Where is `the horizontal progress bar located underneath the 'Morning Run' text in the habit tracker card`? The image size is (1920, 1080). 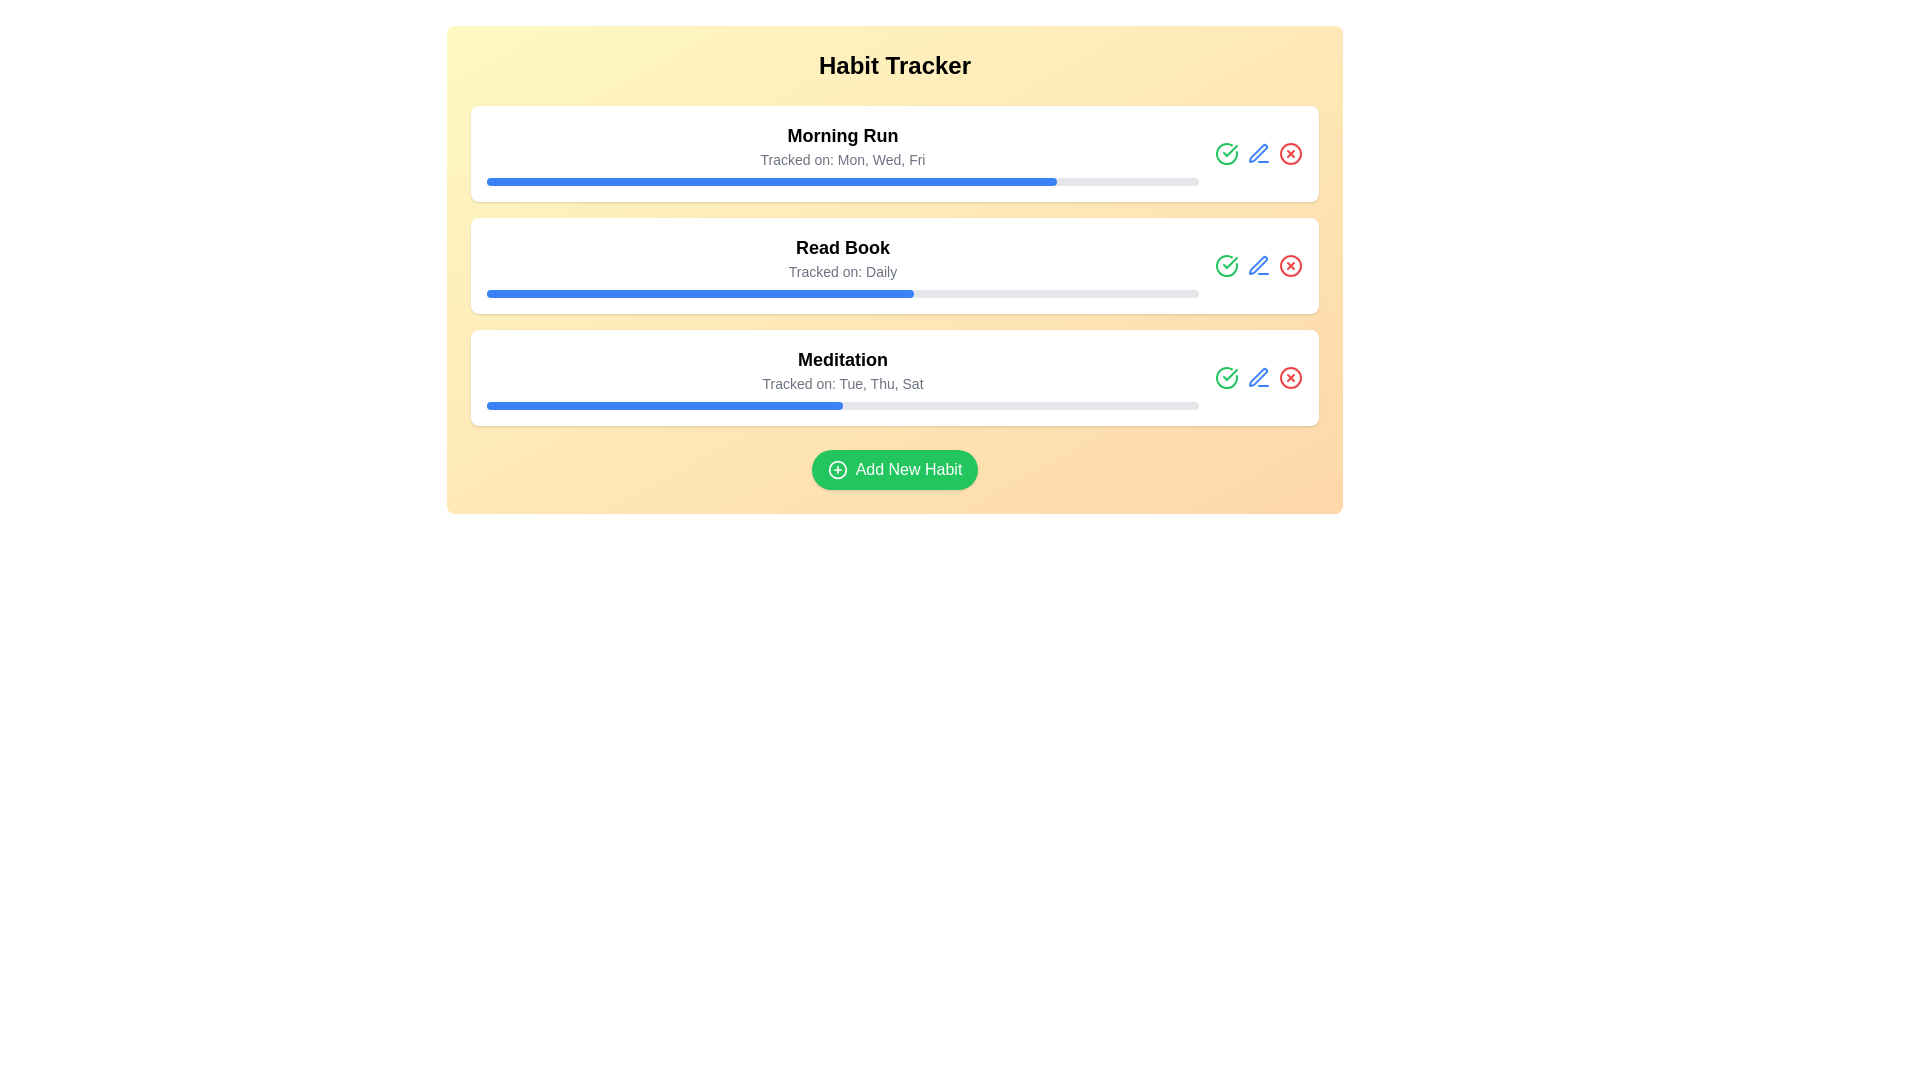 the horizontal progress bar located underneath the 'Morning Run' text in the habit tracker card is located at coordinates (843, 181).